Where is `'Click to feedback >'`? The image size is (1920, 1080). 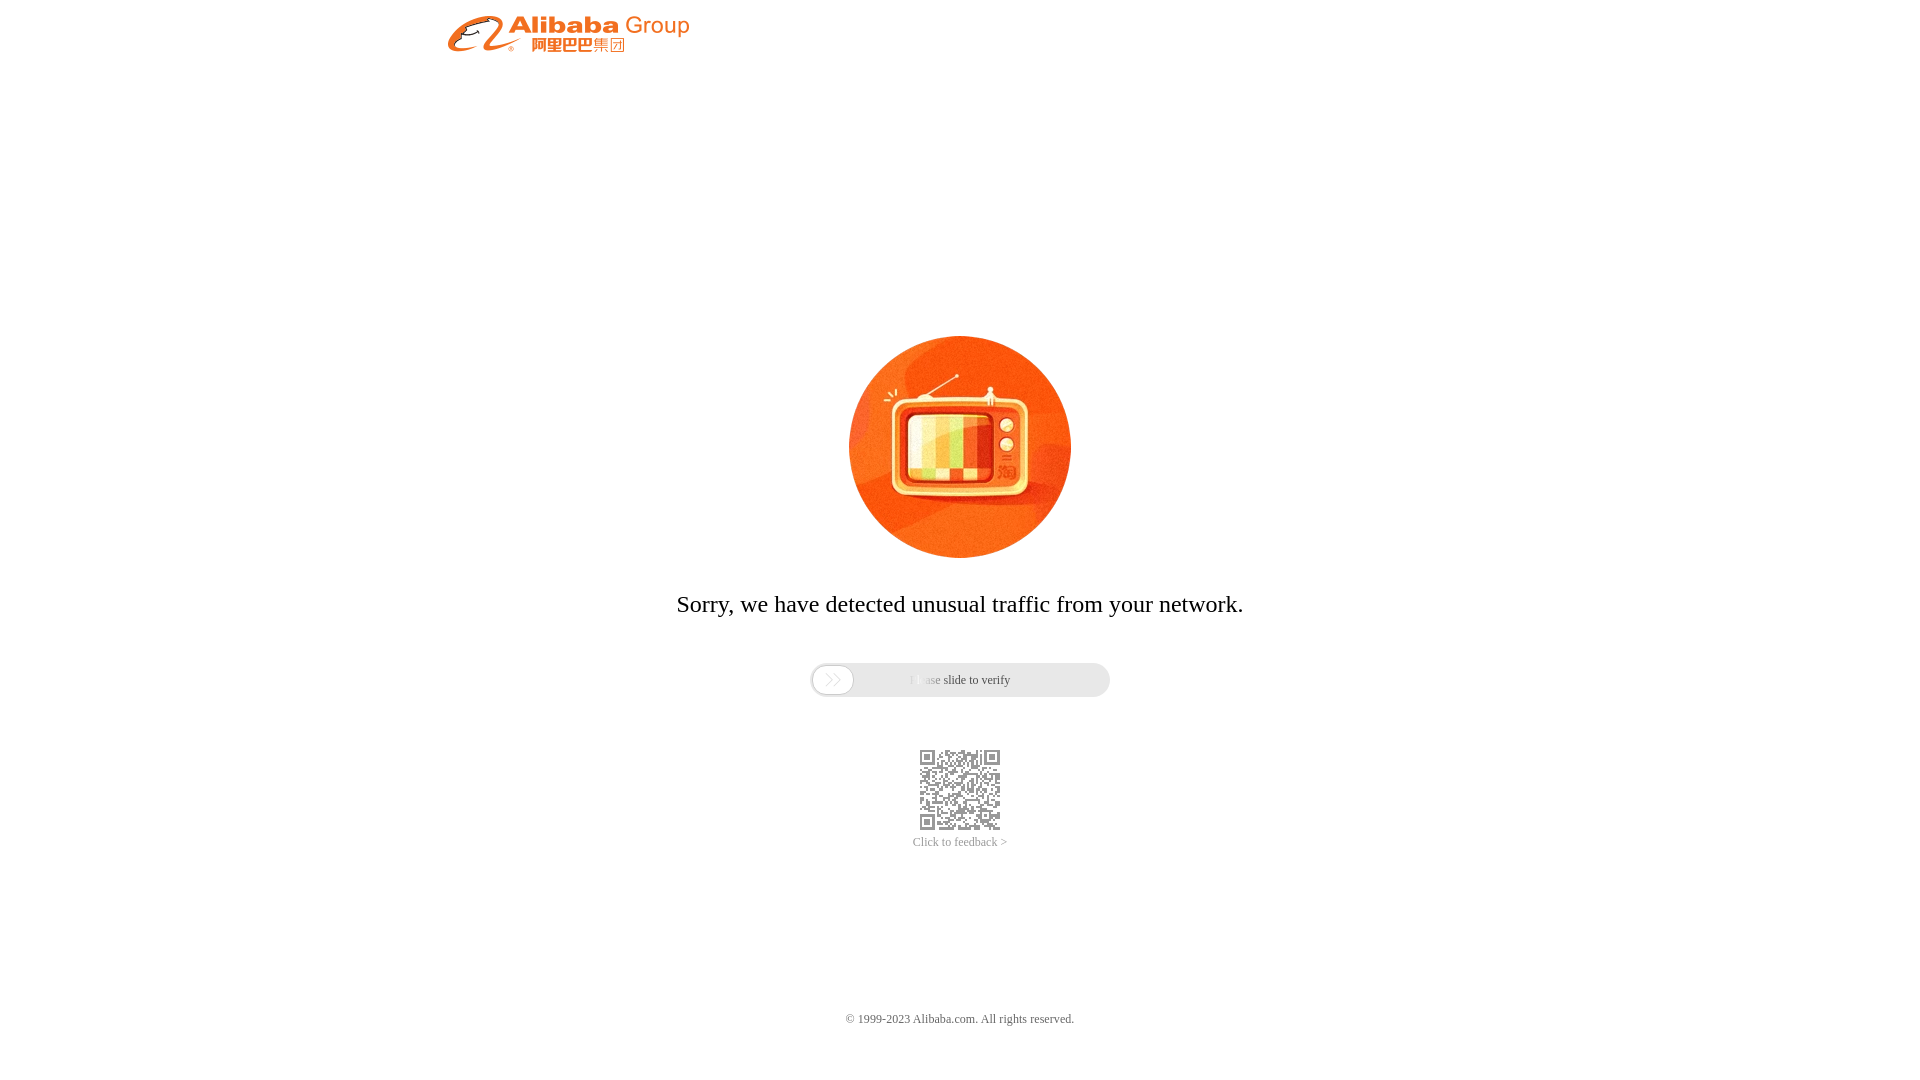 'Click to feedback >' is located at coordinates (911, 842).